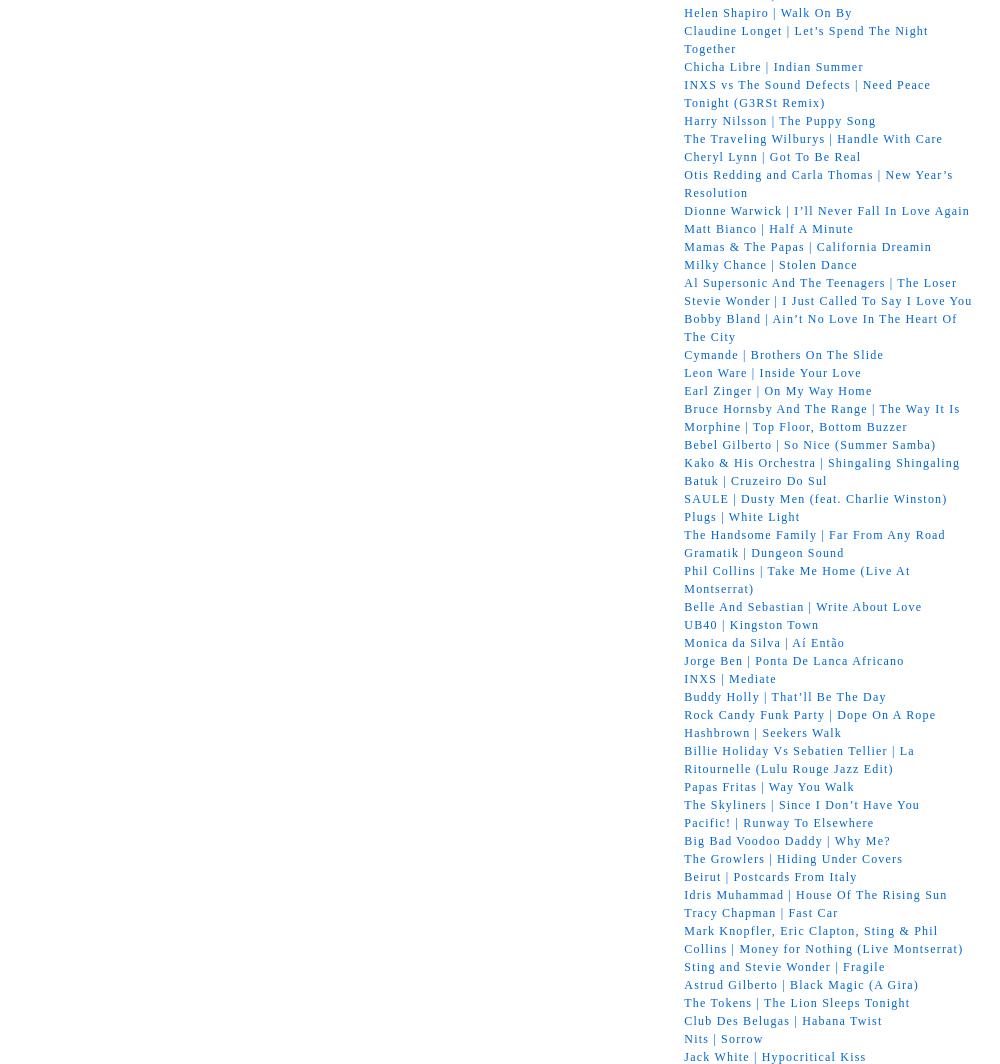 This screenshot has height=1064, width=1000. Describe the element at coordinates (684, 659) in the screenshot. I see `'Jorge Ben | Ponta De Lanca Africano'` at that location.